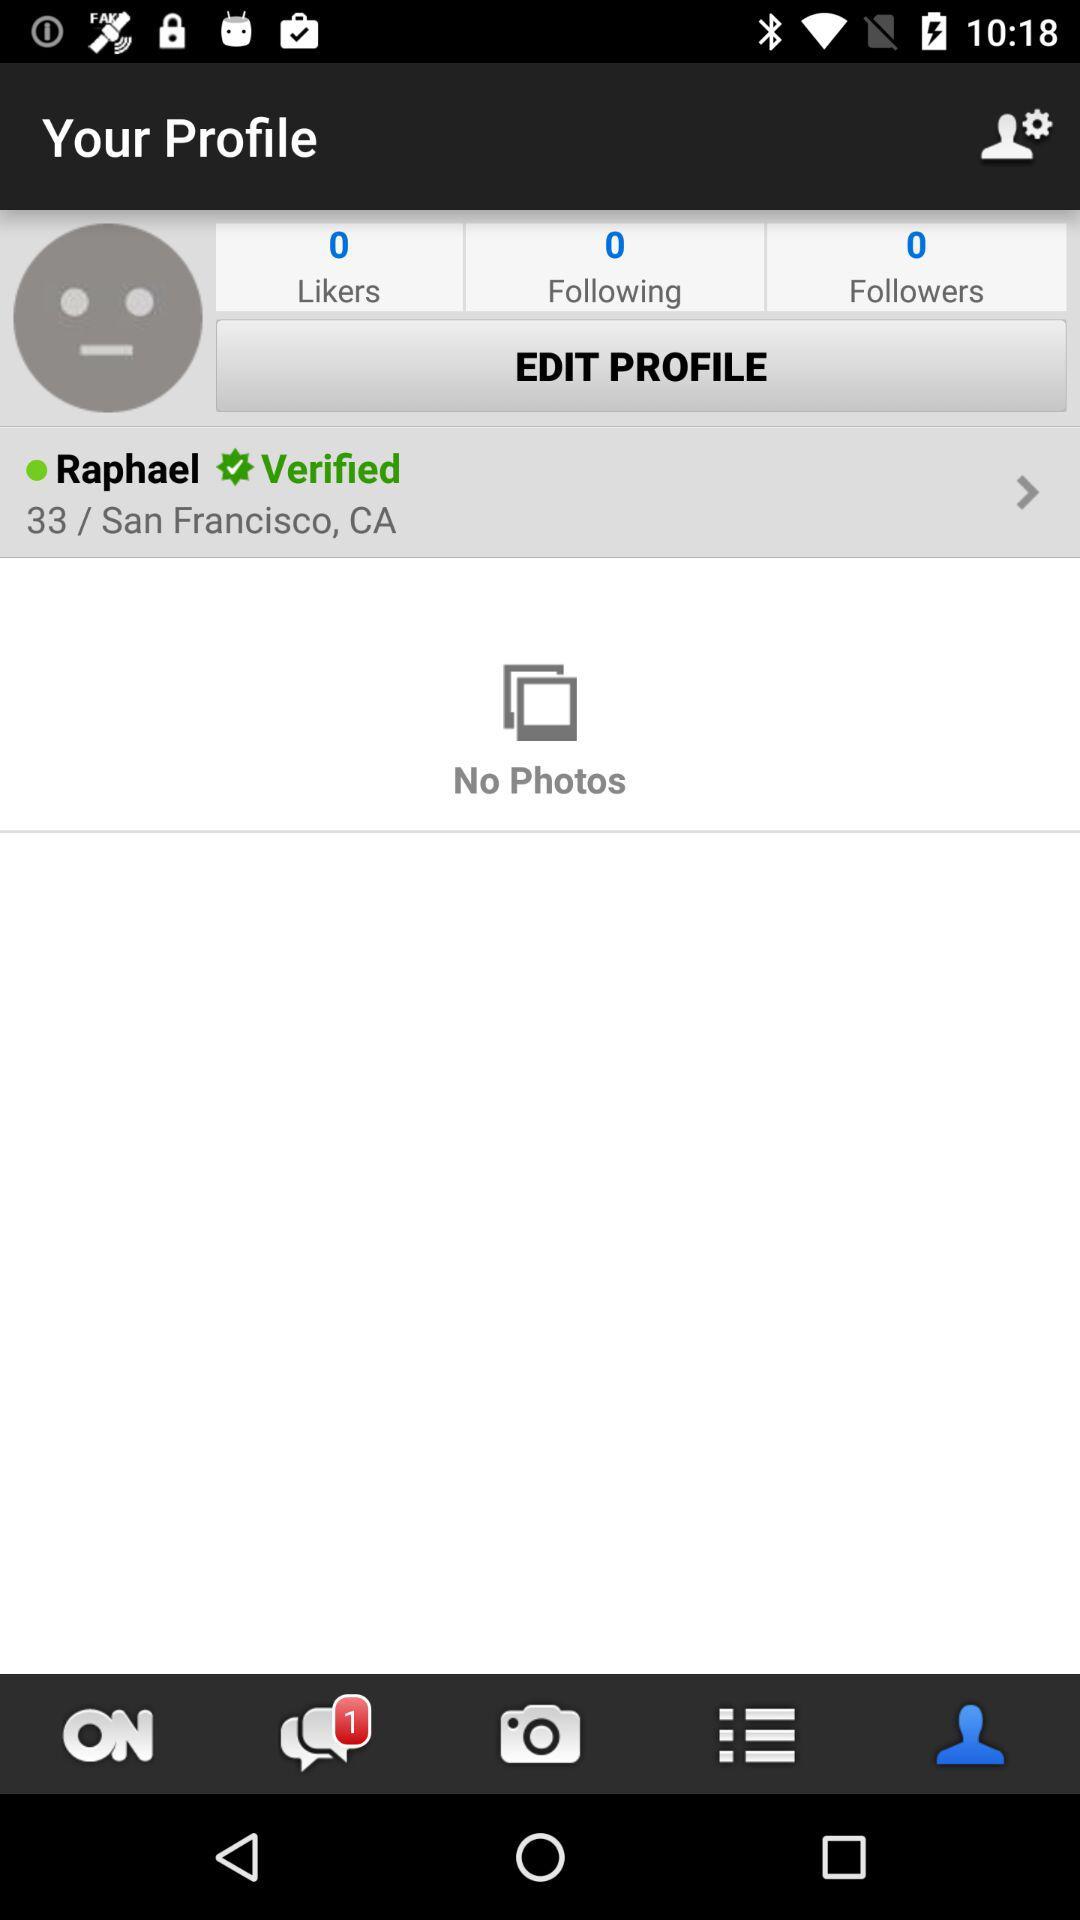 The image size is (1080, 1920). What do you see at coordinates (1017, 135) in the screenshot?
I see `item to the right of the your profile` at bounding box center [1017, 135].